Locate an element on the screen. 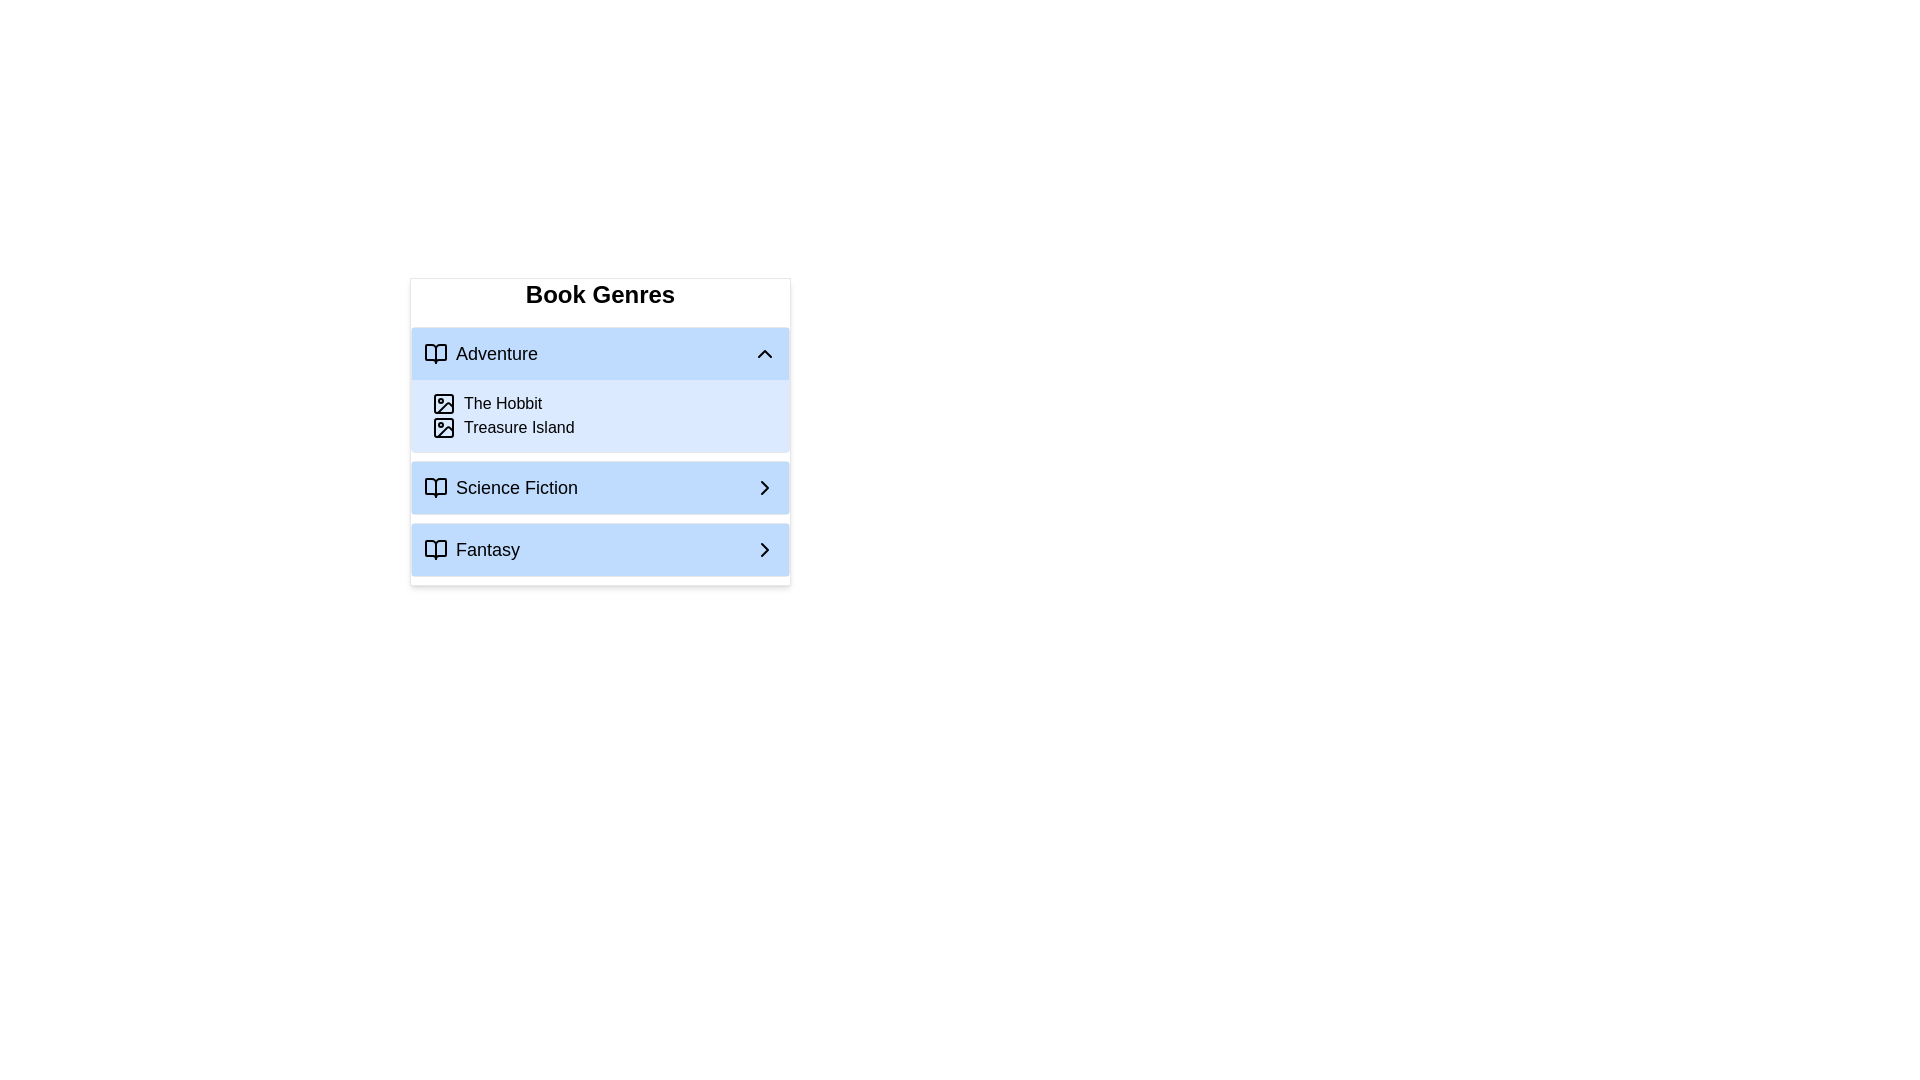  the icon representing the 'Fantasy' category, located to the left of the text 'Fantasy' in the 'Book Genres' interface list is located at coordinates (435, 550).